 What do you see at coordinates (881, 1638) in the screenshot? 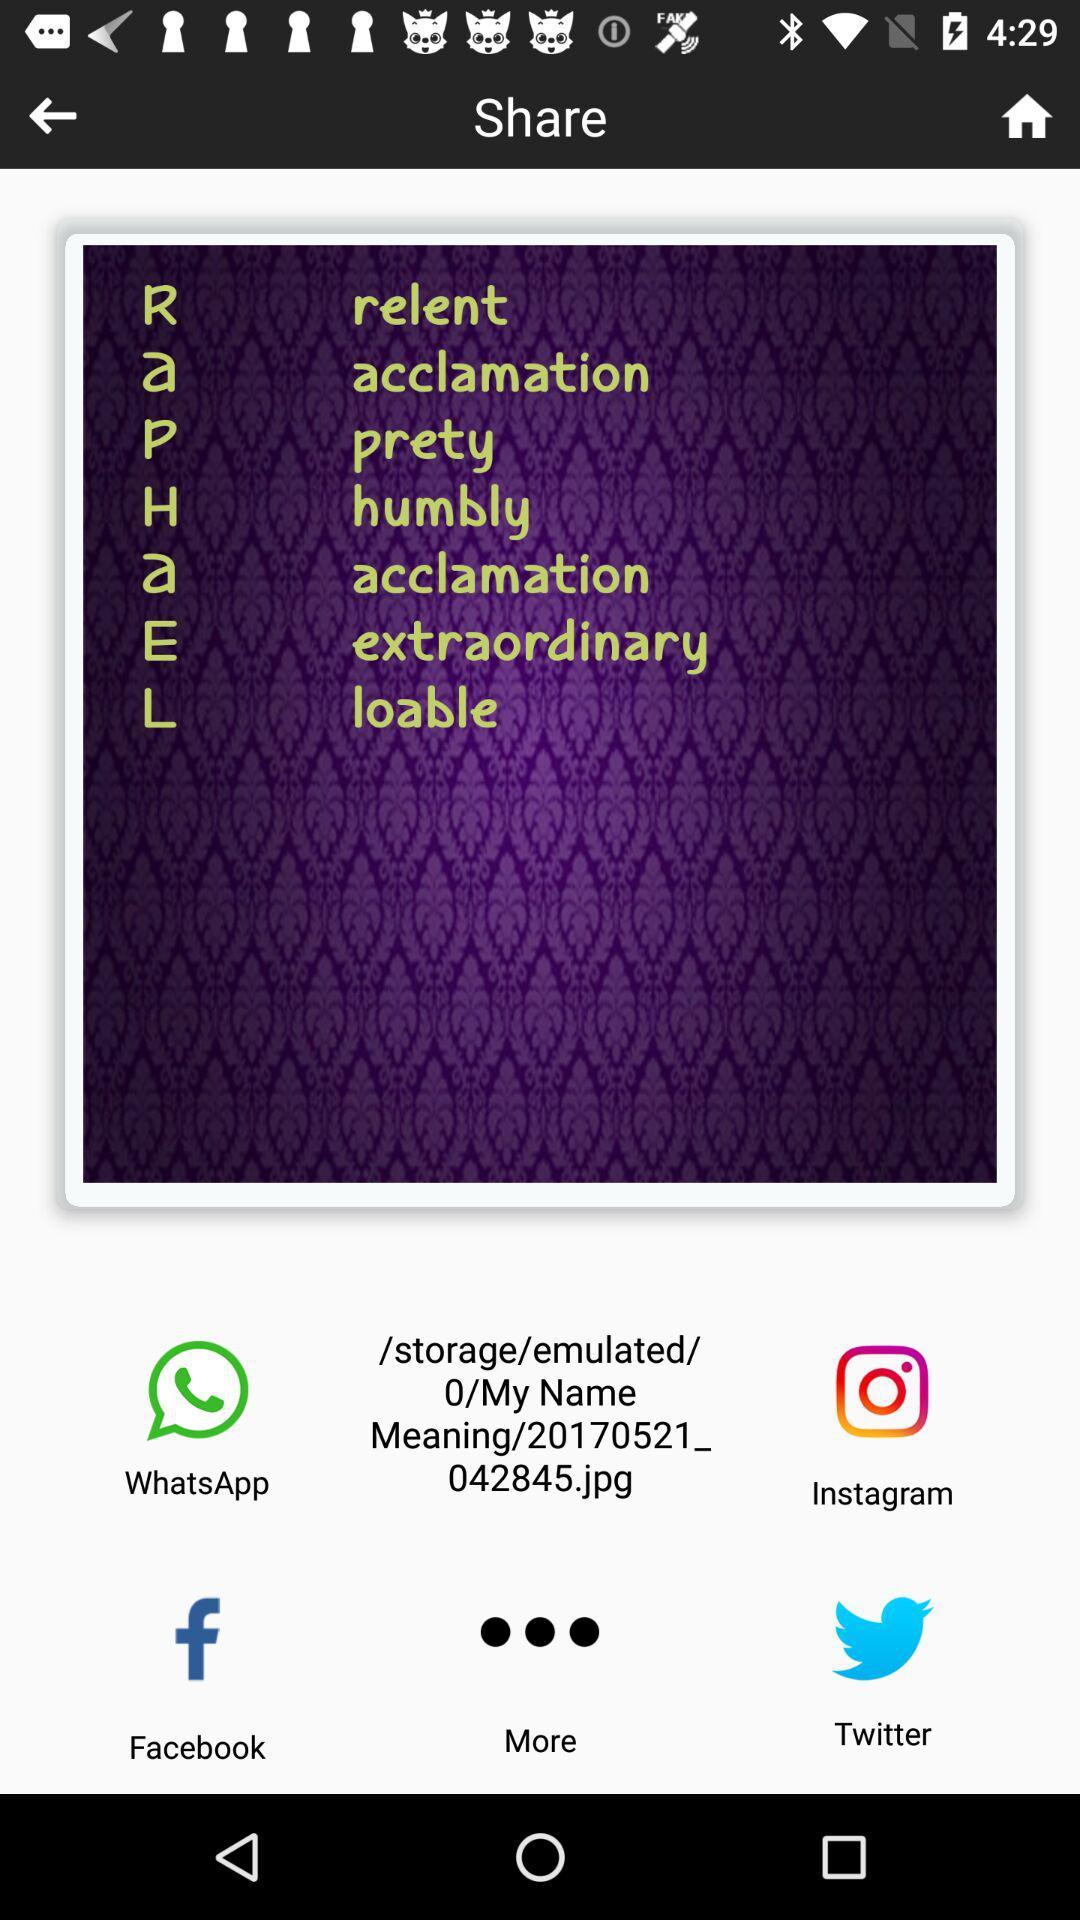
I see `item below instagram item` at bounding box center [881, 1638].